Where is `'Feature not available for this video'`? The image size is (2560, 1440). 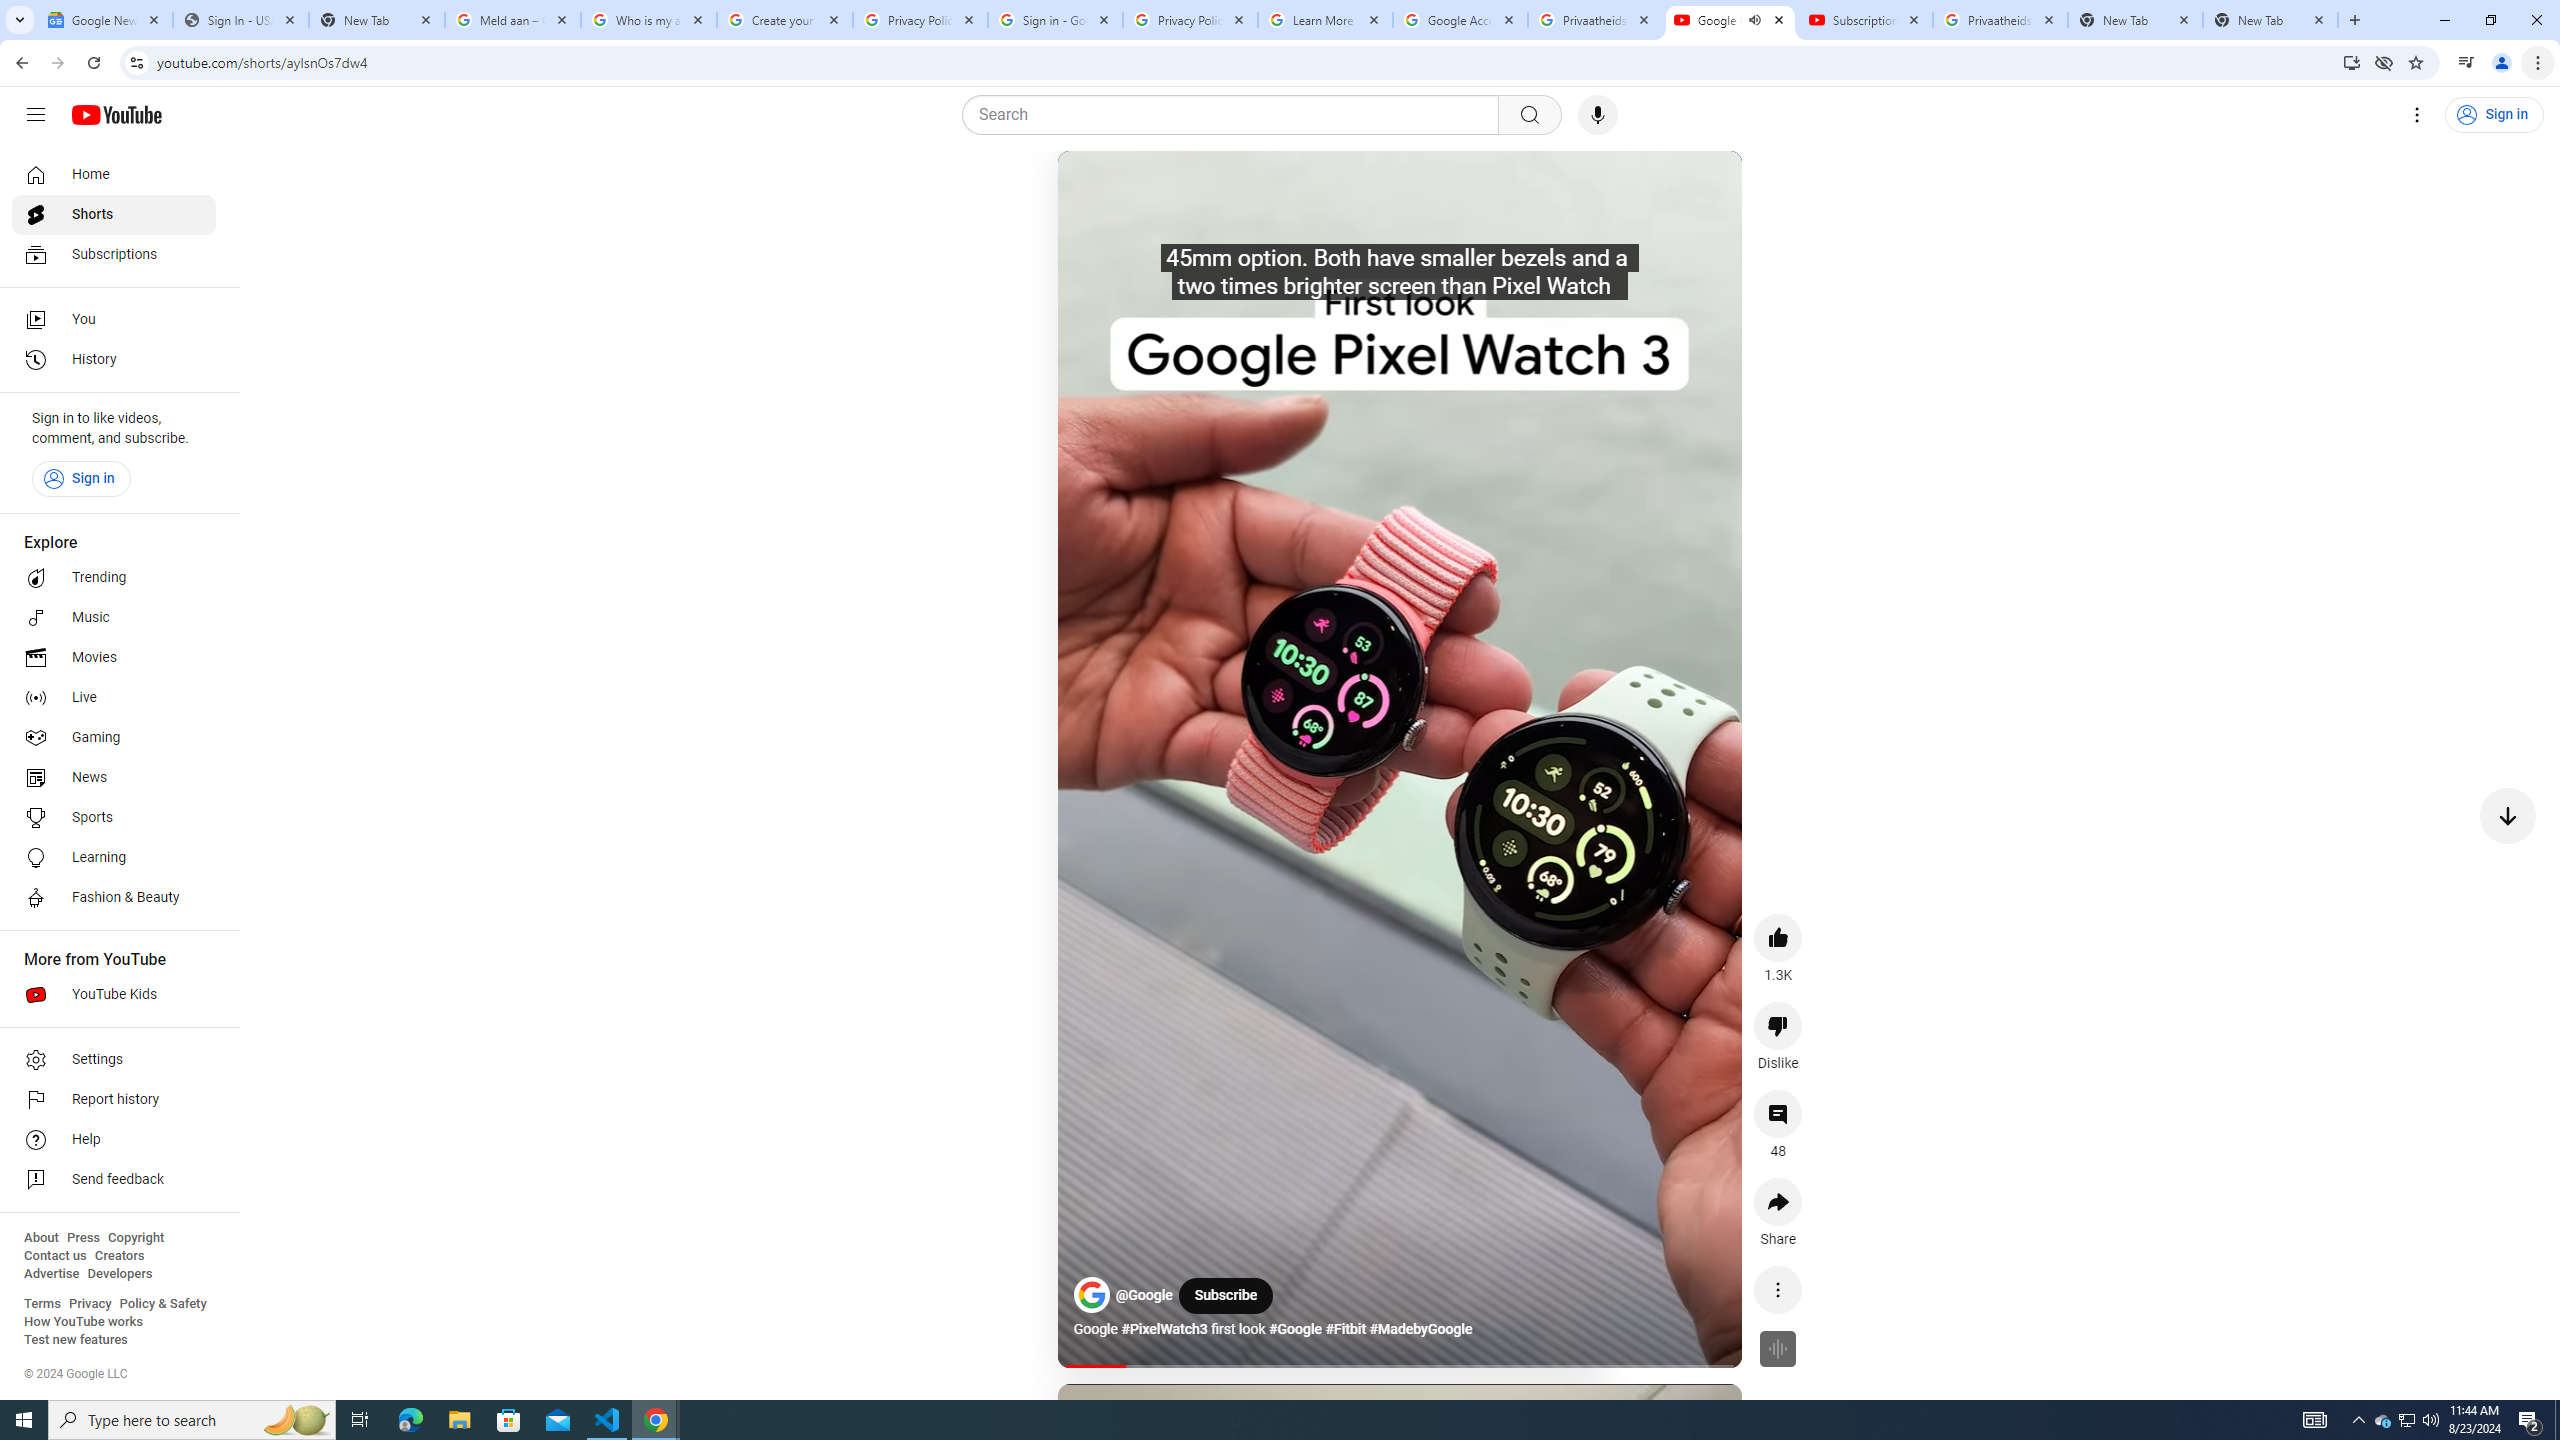 'Feature not available for this video' is located at coordinates (1777, 1348).